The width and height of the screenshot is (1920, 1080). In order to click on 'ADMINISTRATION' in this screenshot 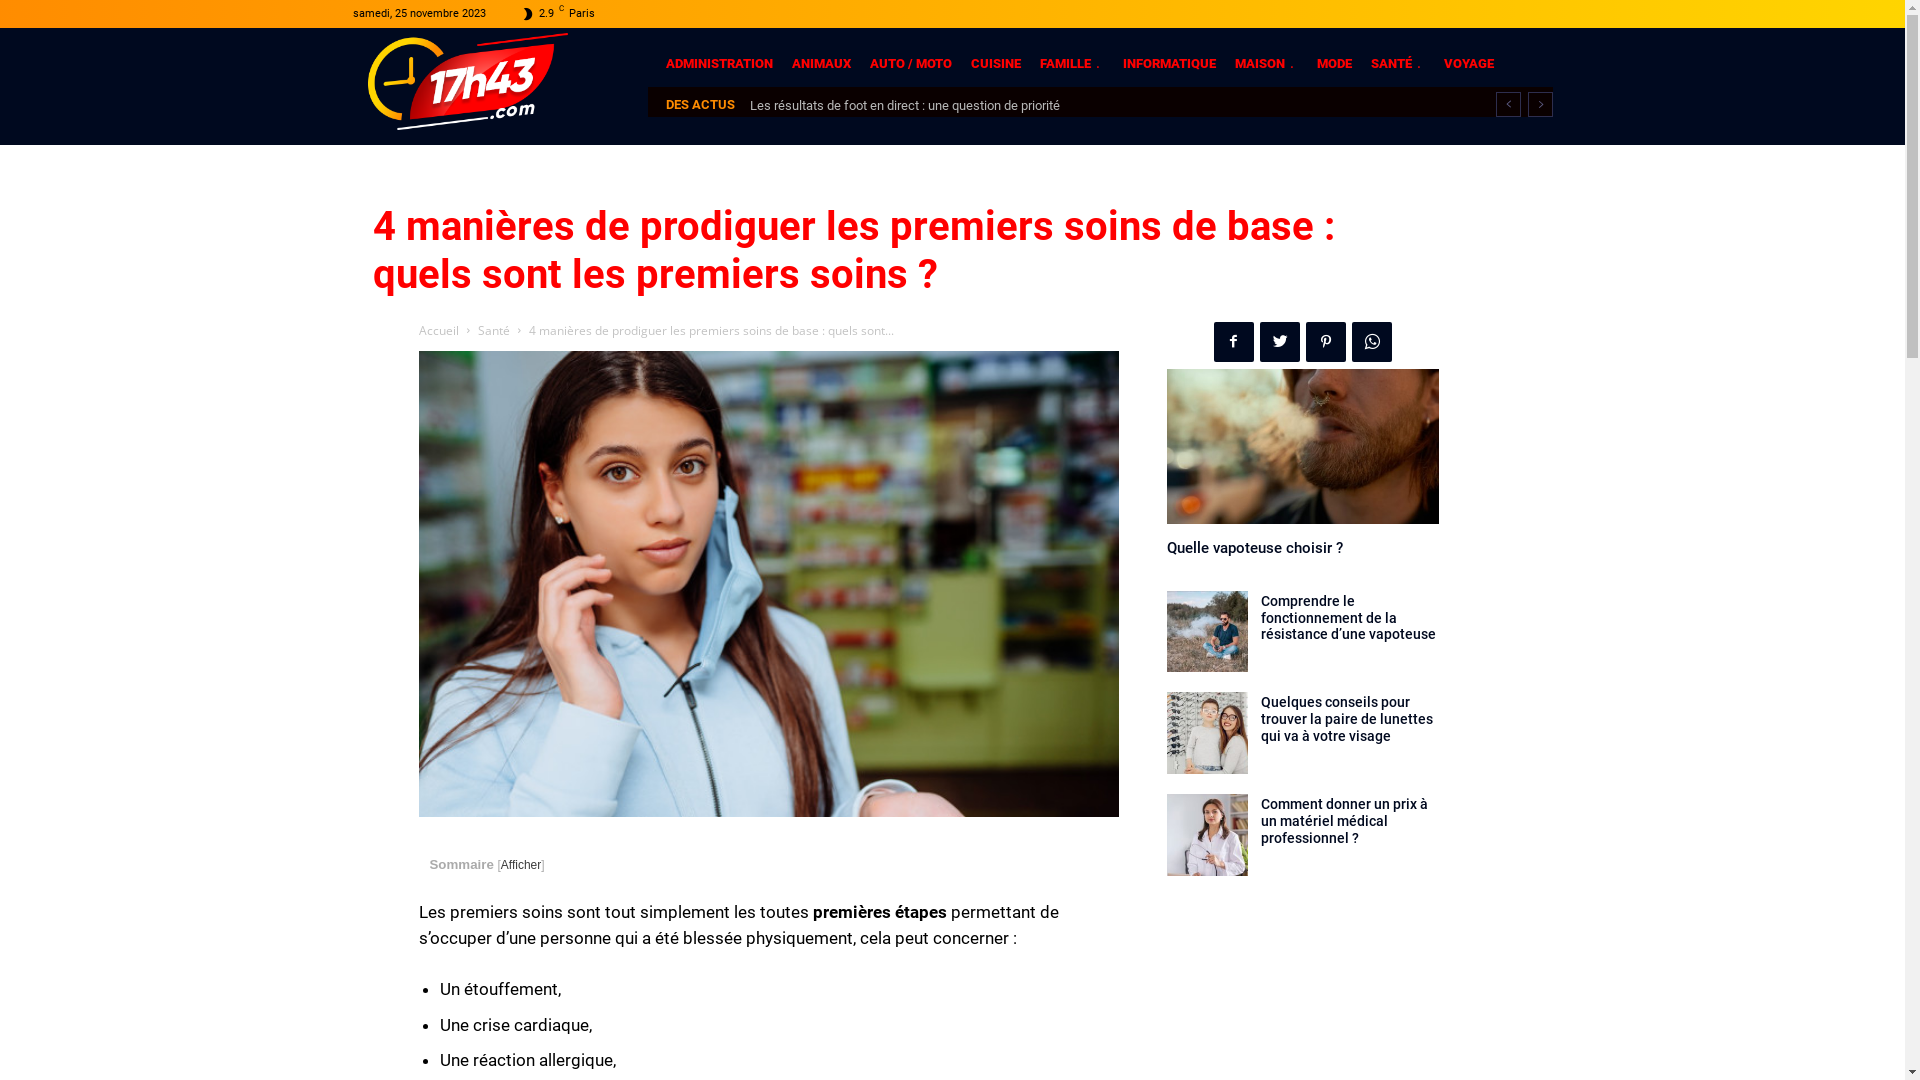, I will do `click(719, 62)`.